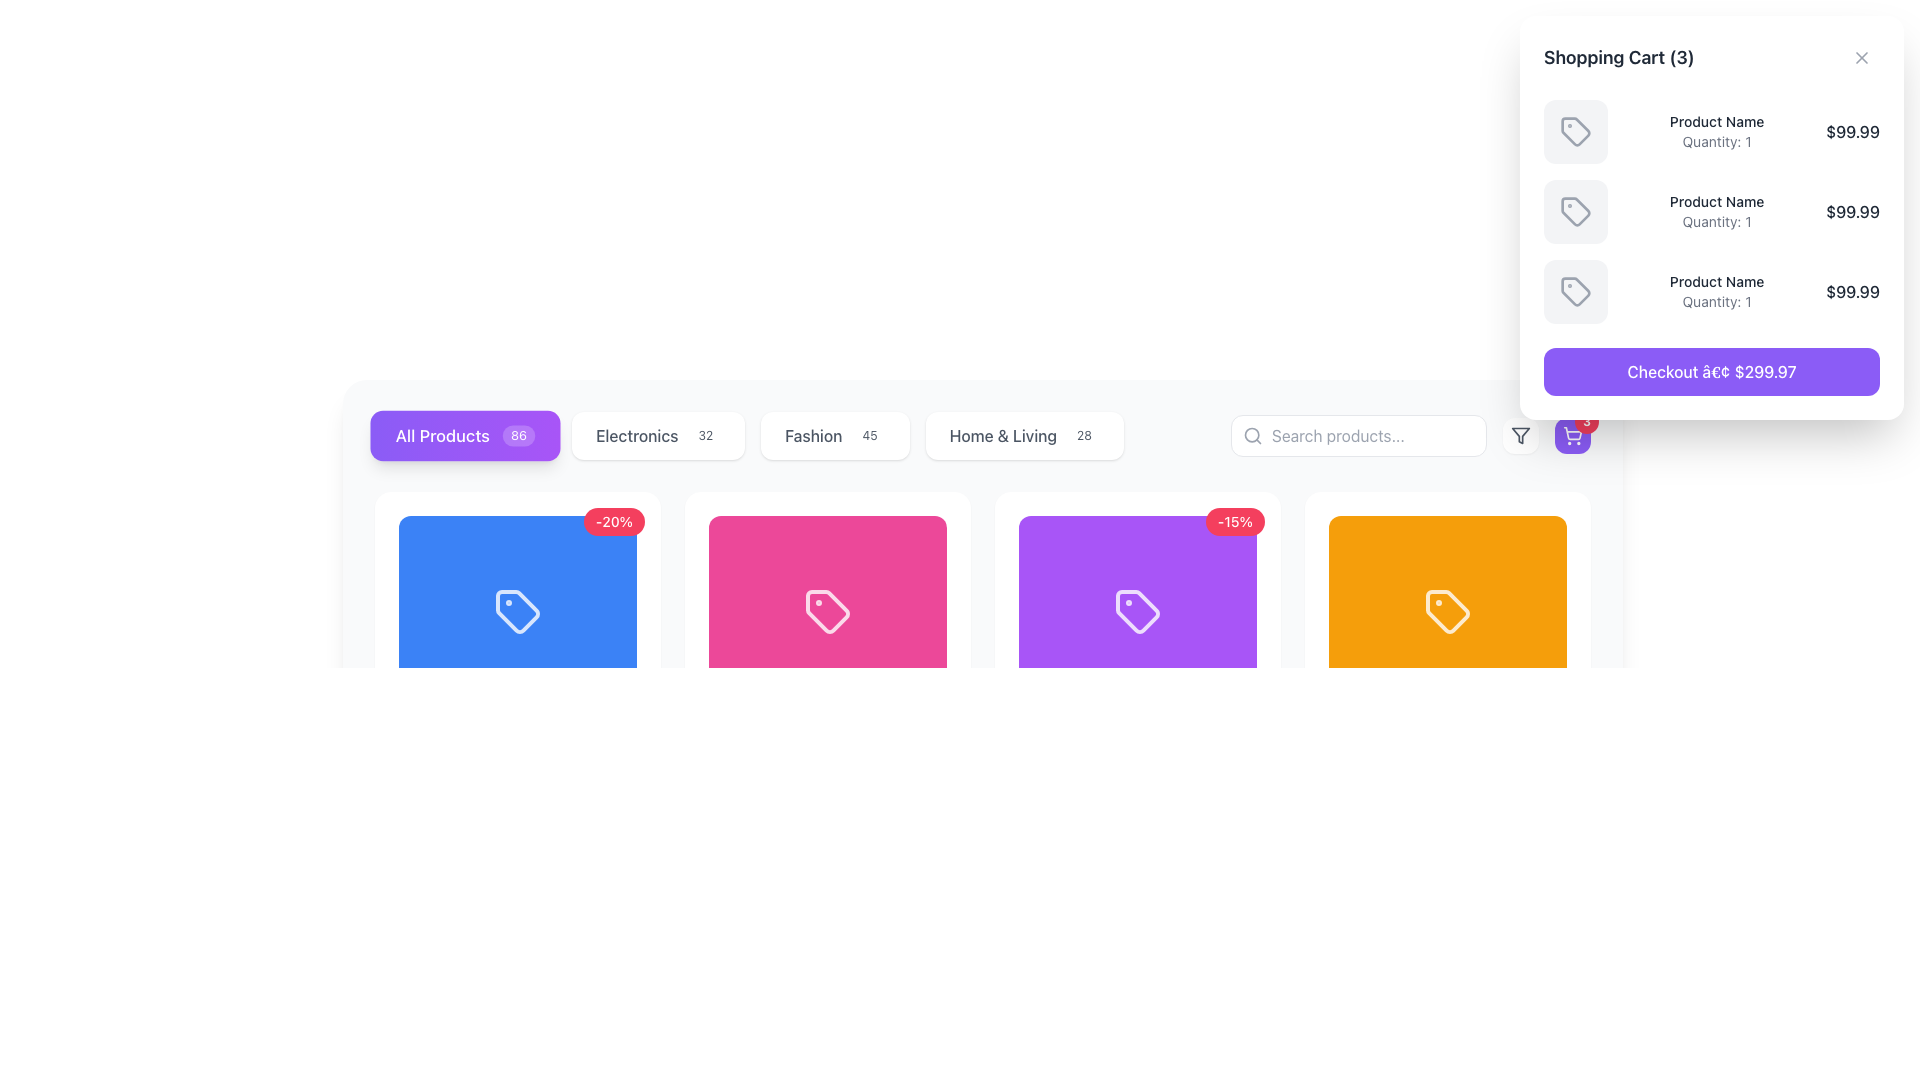 Image resolution: width=1920 pixels, height=1080 pixels. Describe the element at coordinates (1083, 434) in the screenshot. I see `Label displaying the number '28' in black text with a white background and semi-transparent overlay, located to the right of the 'Home & Living' button` at that location.